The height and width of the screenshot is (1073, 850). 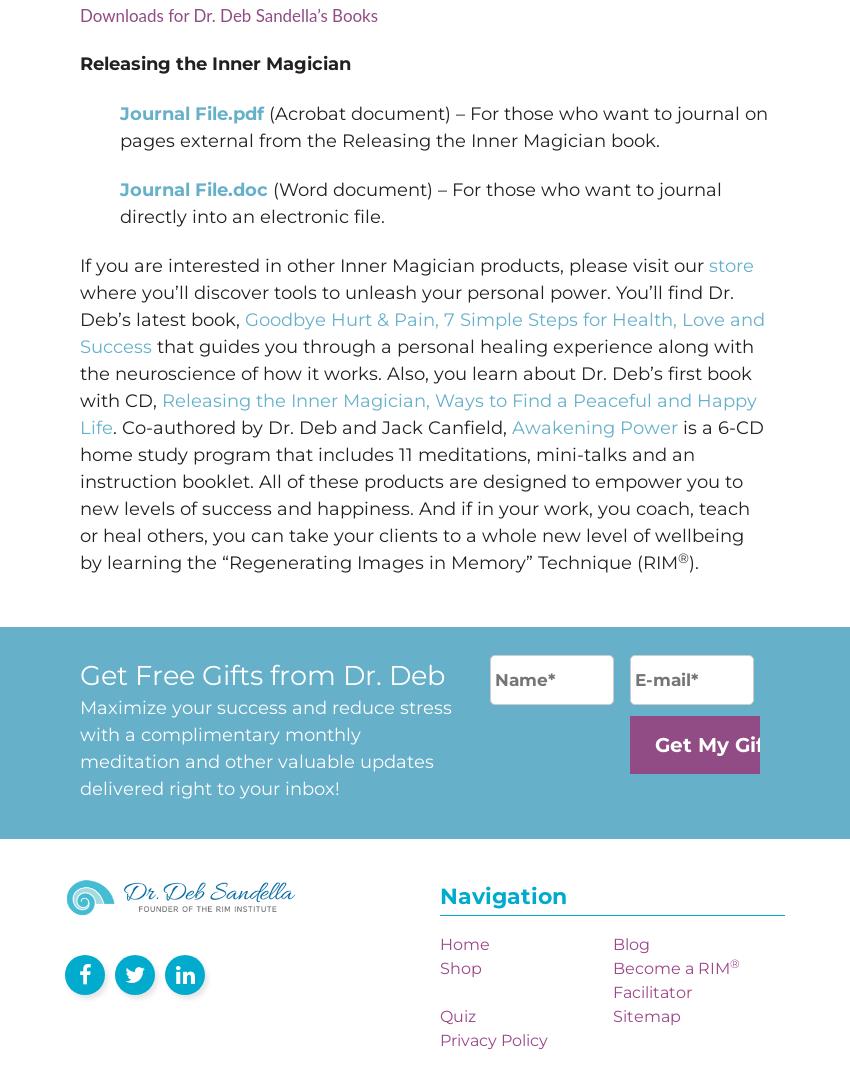 What do you see at coordinates (417, 373) in the screenshot?
I see `'that guides you through a personal healing experience along with the neuroscience of how it works. Also, you learn about Dr. Deb’s first book with CD,'` at bounding box center [417, 373].